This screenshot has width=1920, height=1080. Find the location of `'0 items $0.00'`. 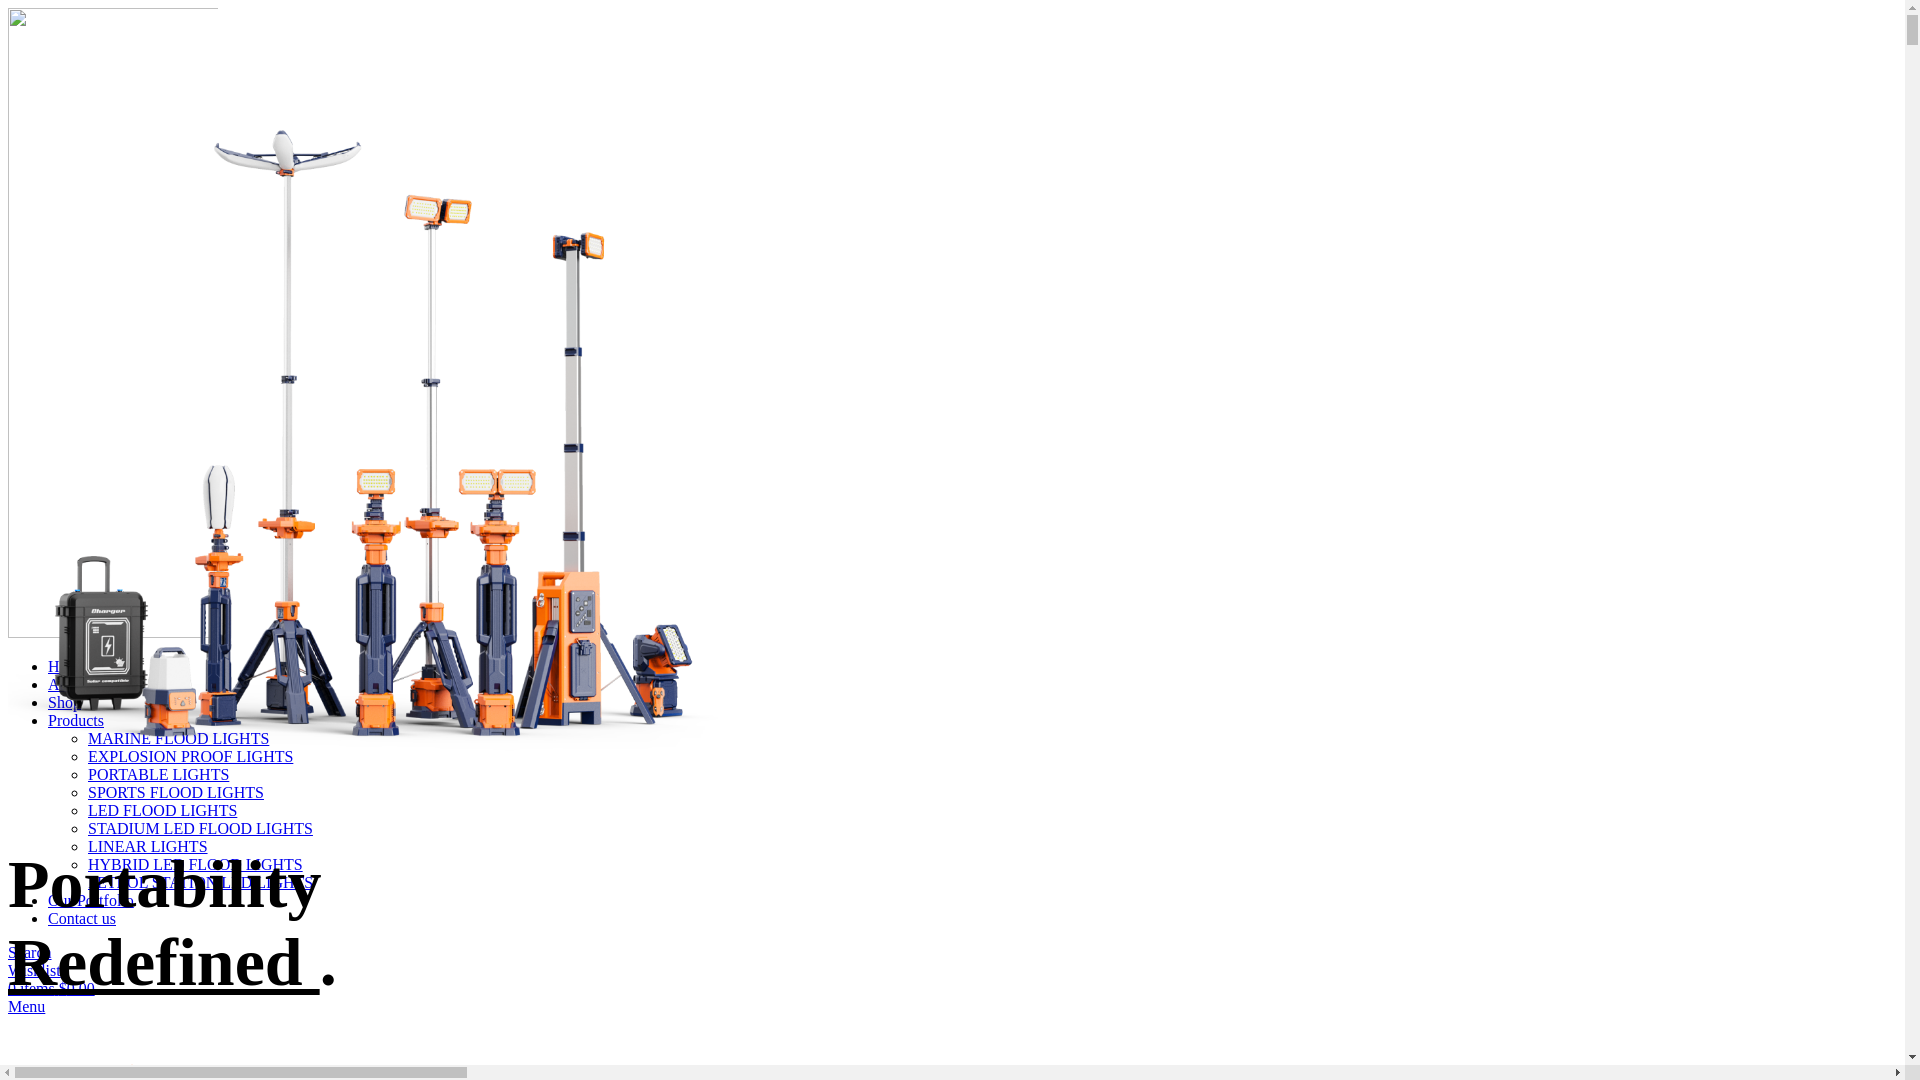

'0 items $0.00' is located at coordinates (51, 987).